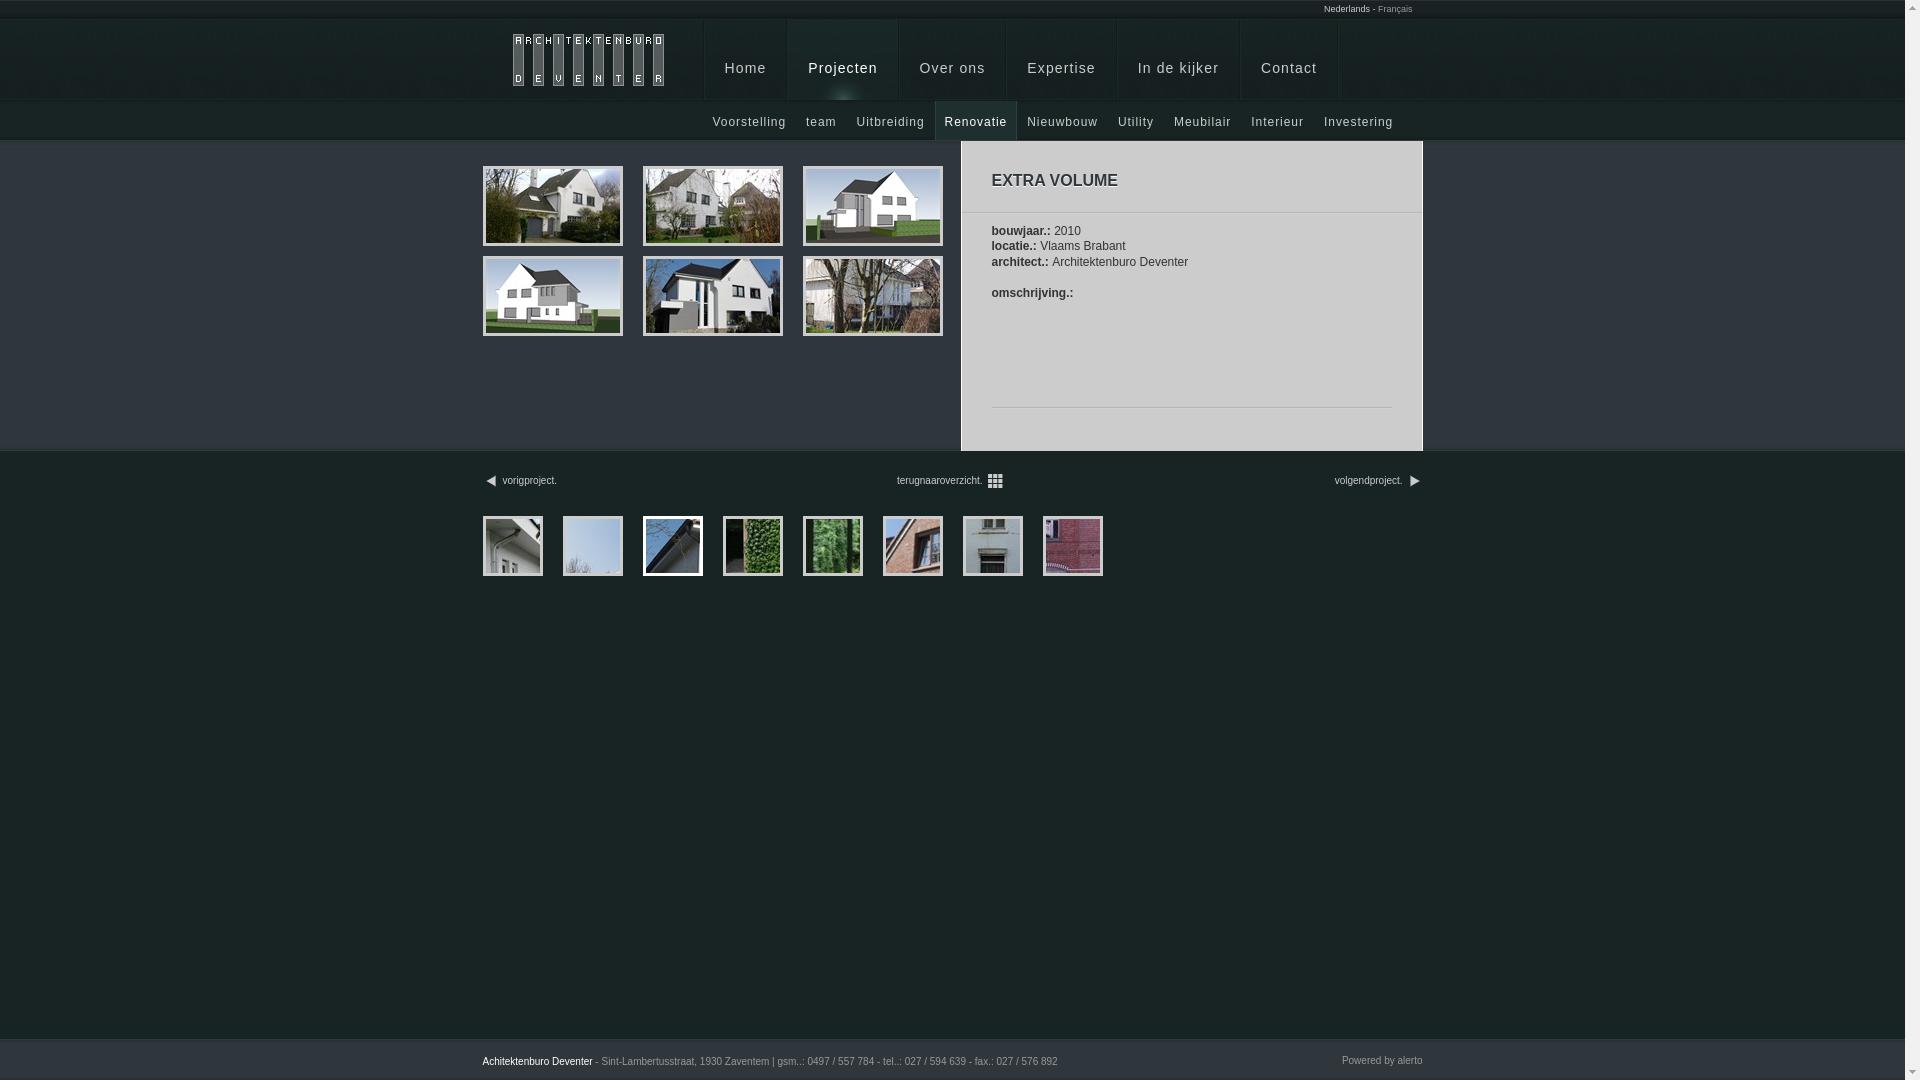 This screenshot has height=1080, width=1920. I want to click on 'In de kijker', so click(1178, 59).